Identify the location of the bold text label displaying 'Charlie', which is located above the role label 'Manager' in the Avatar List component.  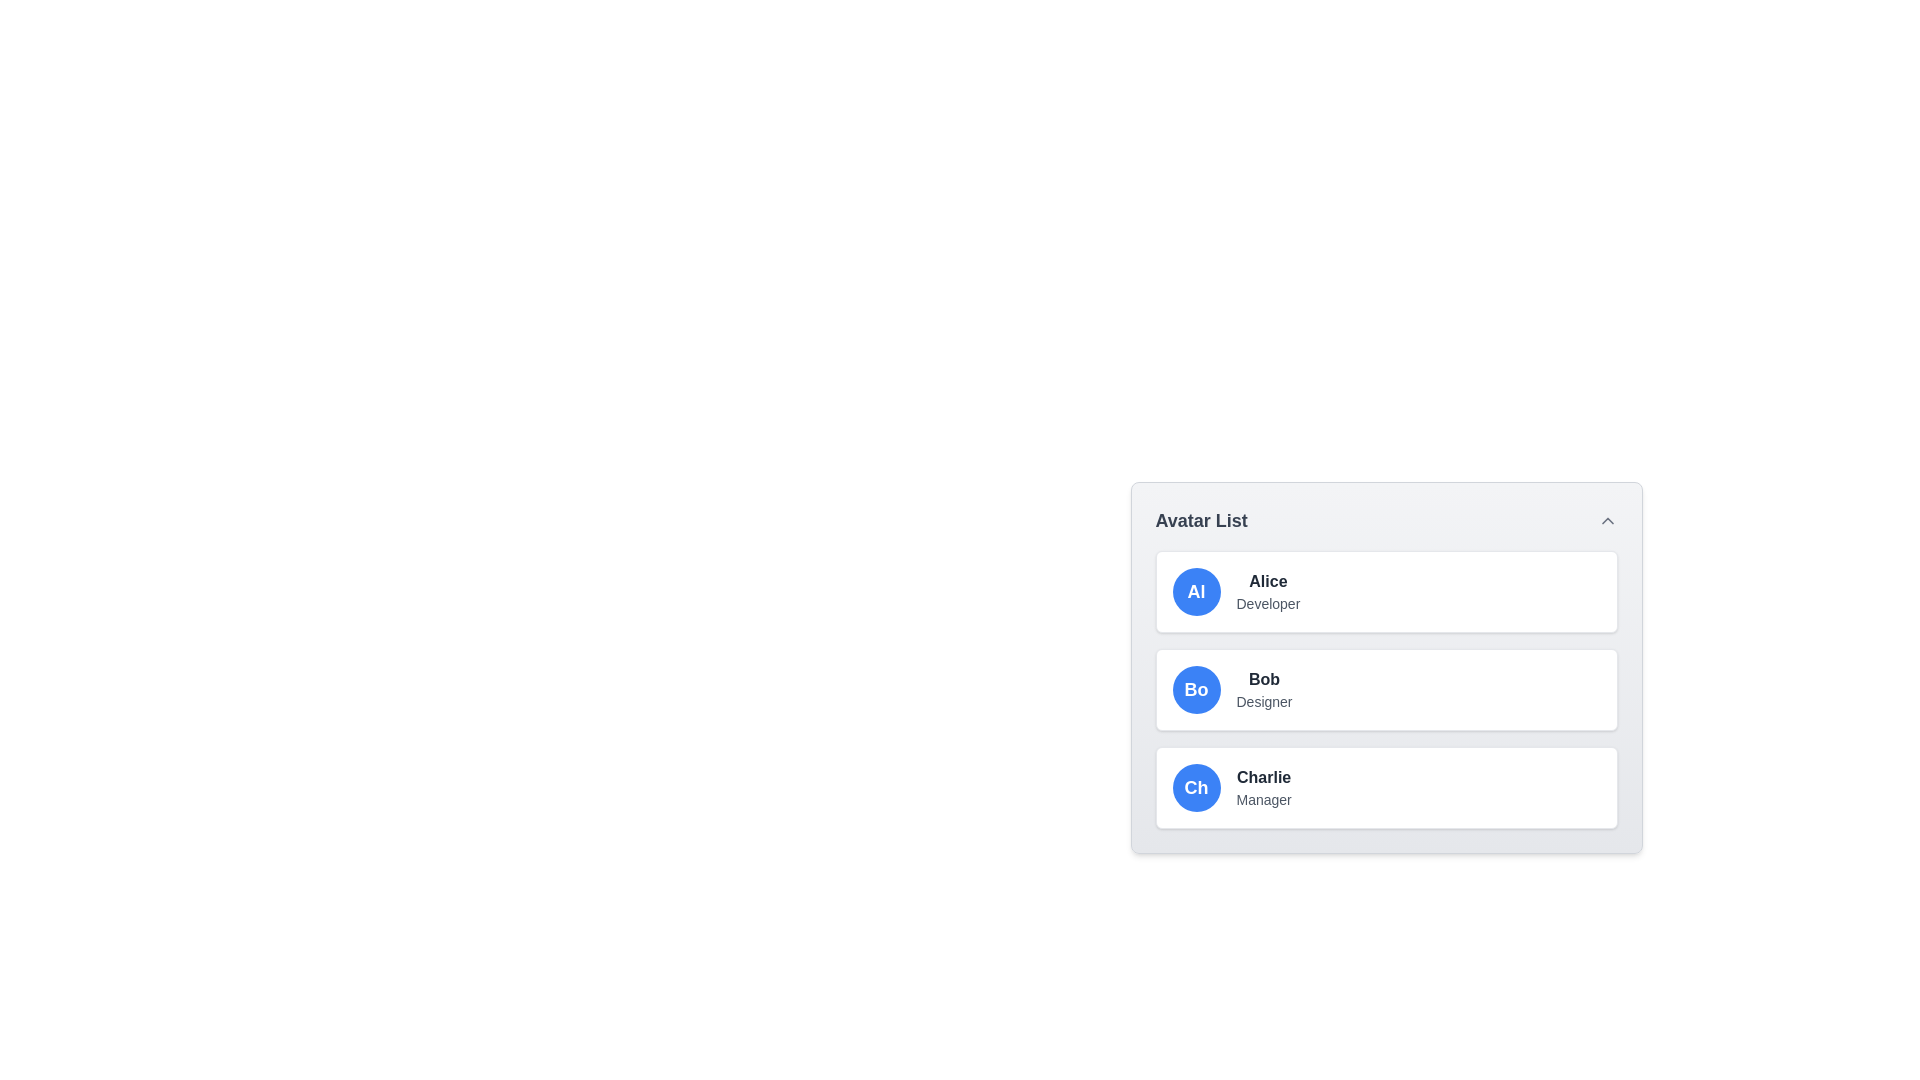
(1263, 777).